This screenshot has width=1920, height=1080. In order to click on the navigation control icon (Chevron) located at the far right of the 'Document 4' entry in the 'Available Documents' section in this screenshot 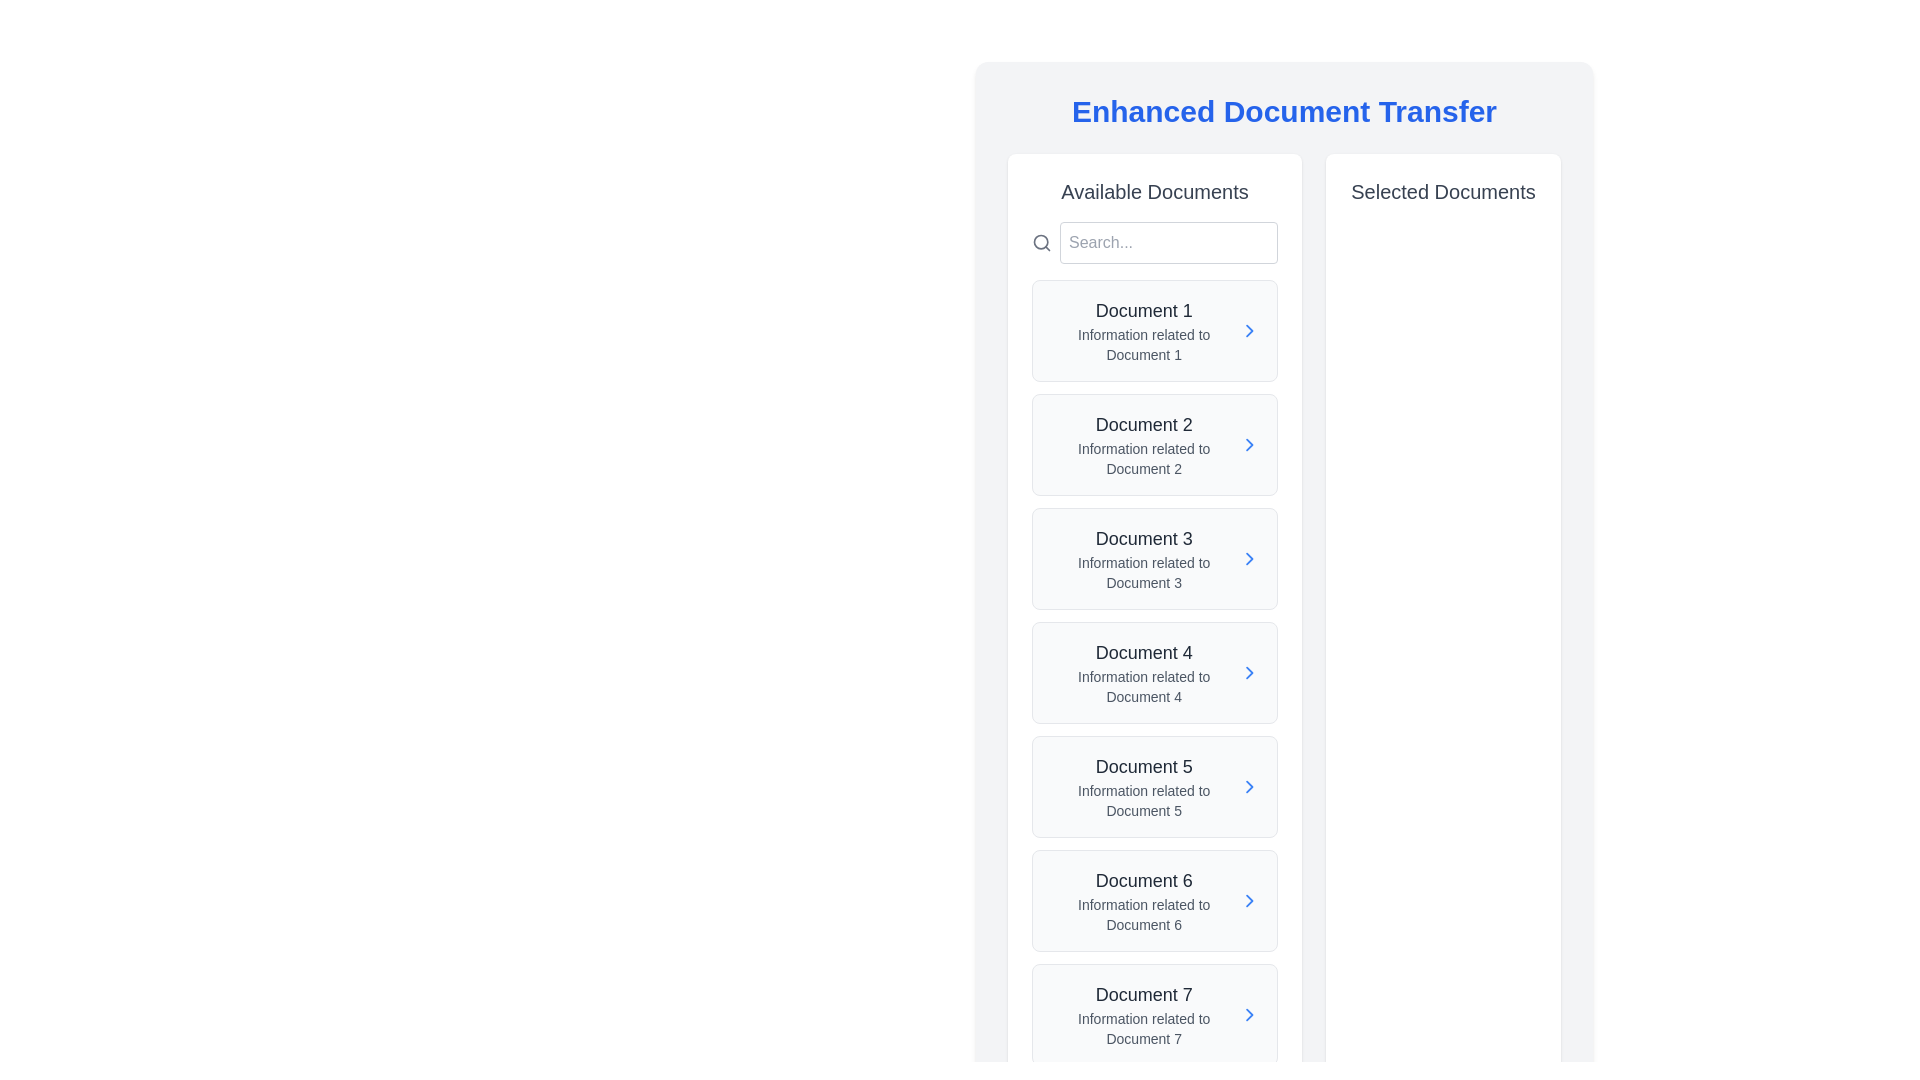, I will do `click(1248, 672)`.